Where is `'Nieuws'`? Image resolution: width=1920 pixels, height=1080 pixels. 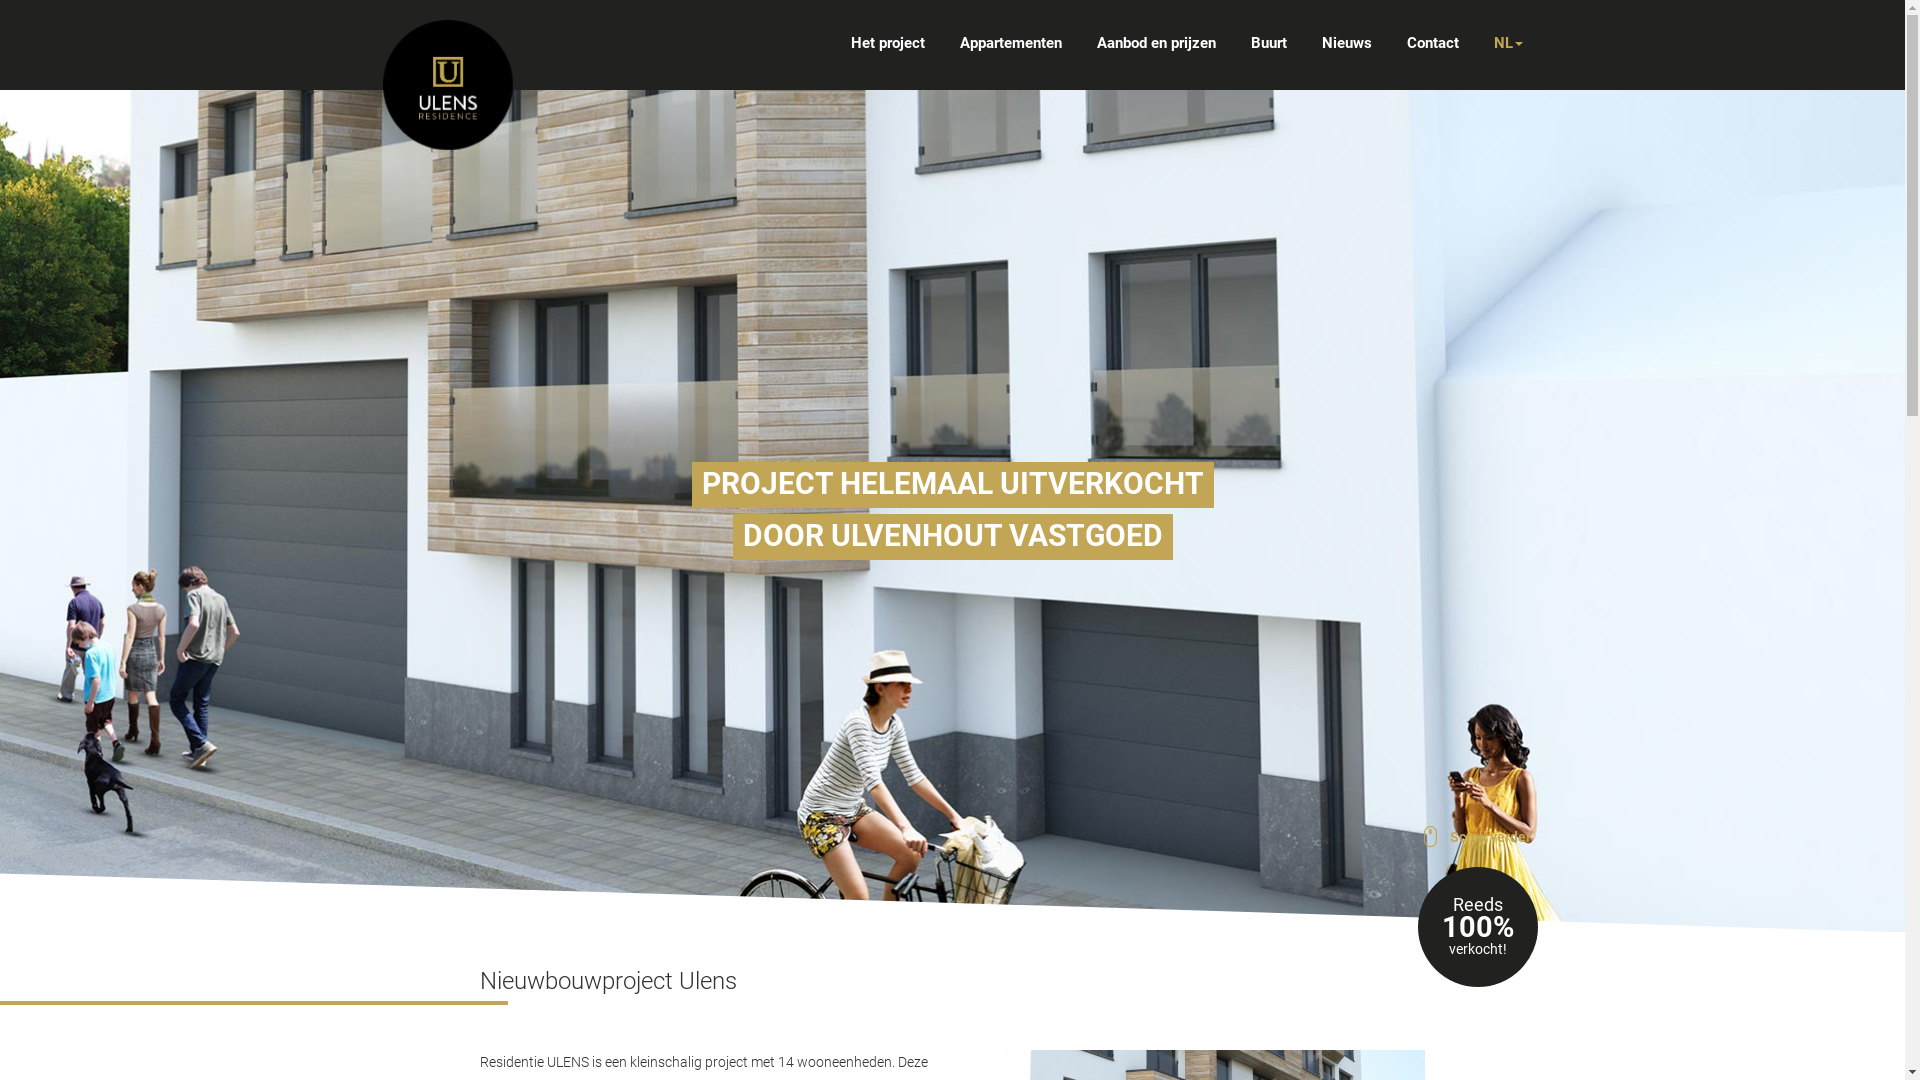
'Nieuws' is located at coordinates (1321, 42).